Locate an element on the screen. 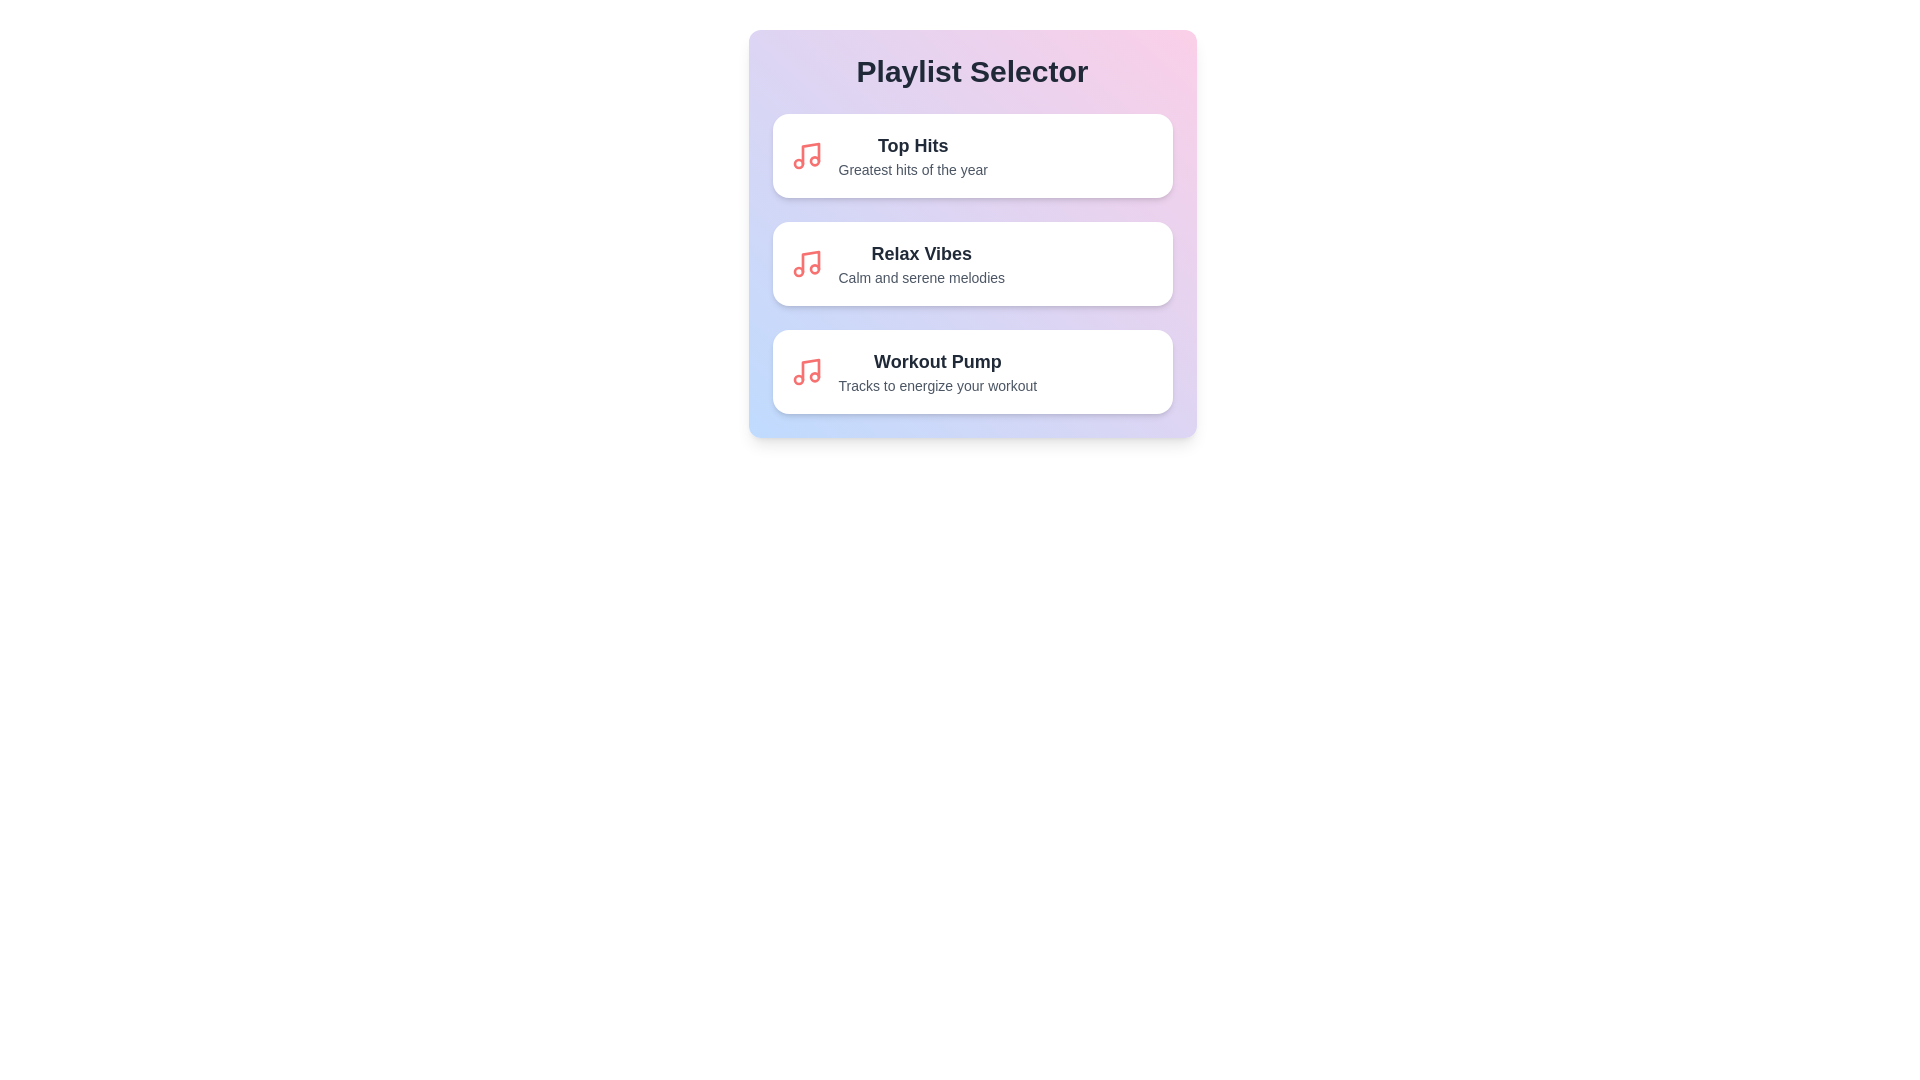 The image size is (1920, 1080). the playlist item Workout Pump is located at coordinates (972, 371).